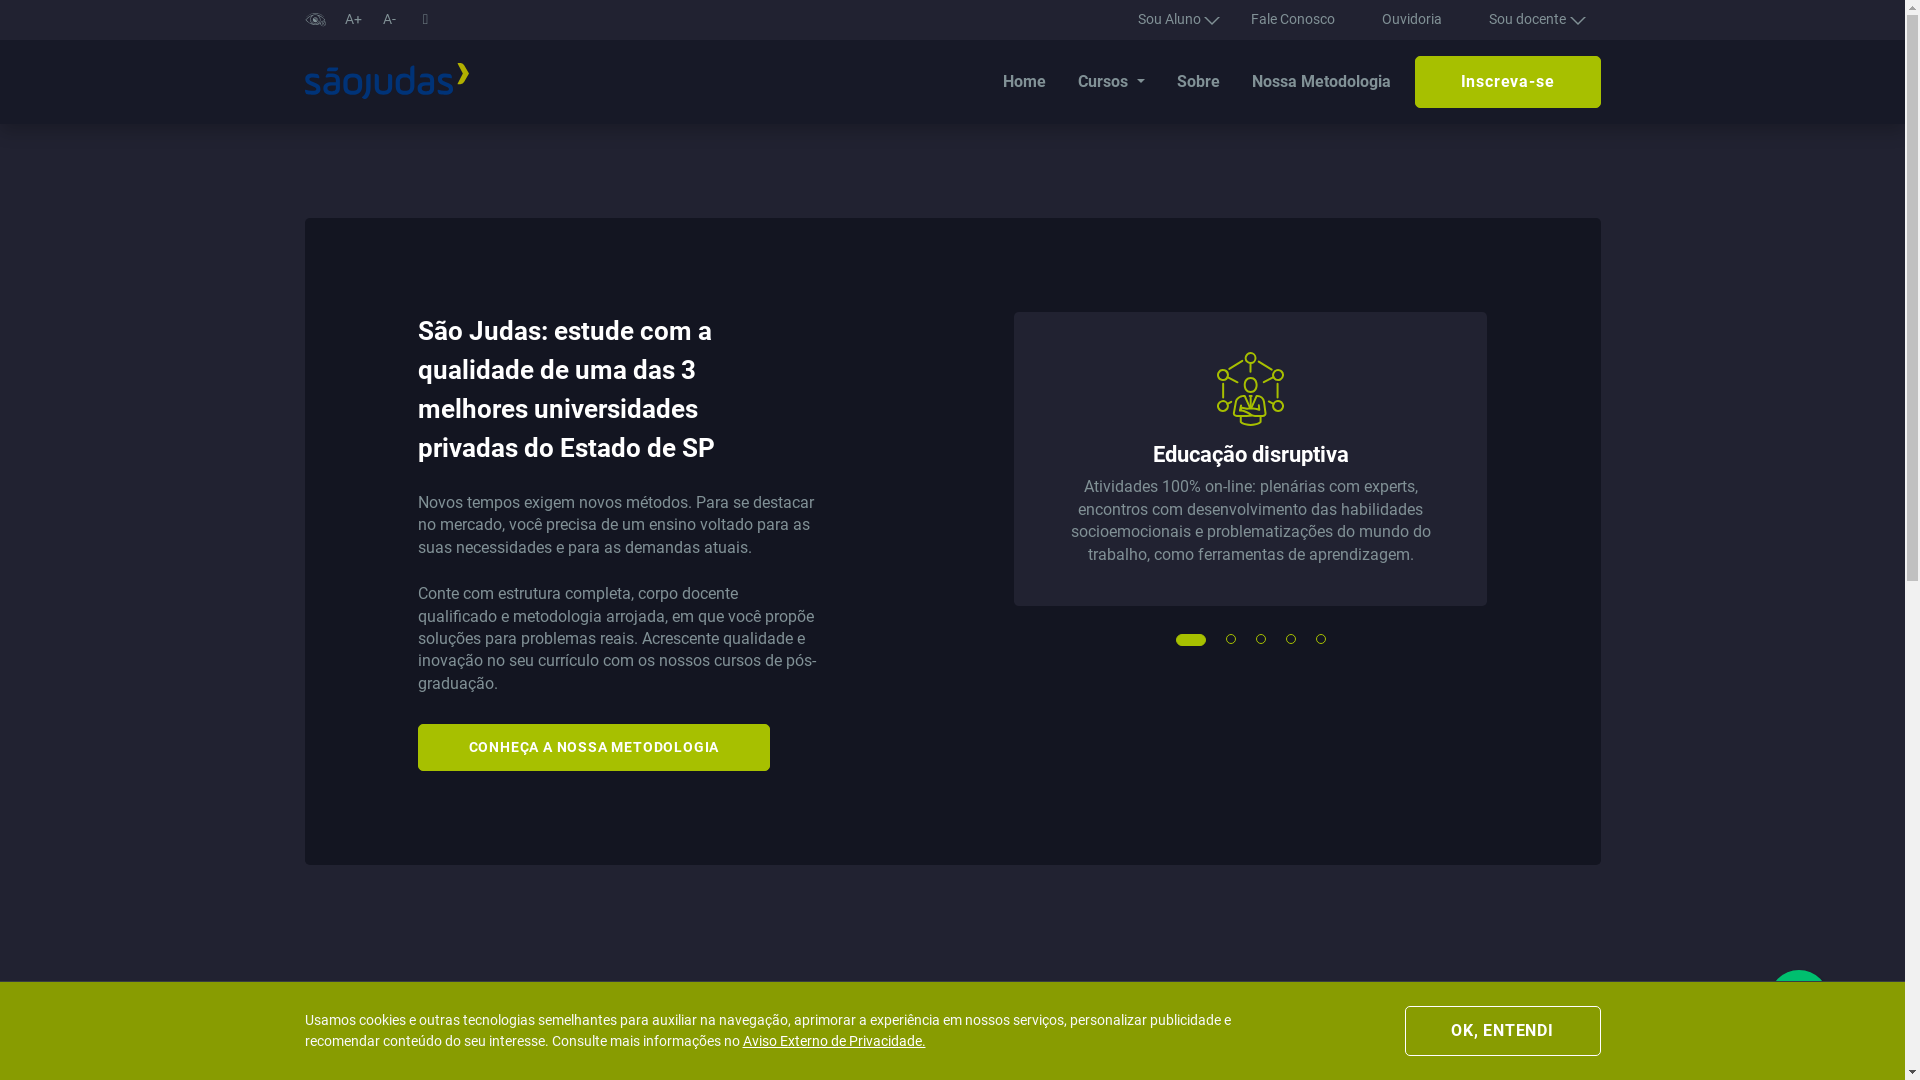 Image resolution: width=1920 pixels, height=1080 pixels. What do you see at coordinates (1261, 640) in the screenshot?
I see `'3'` at bounding box center [1261, 640].